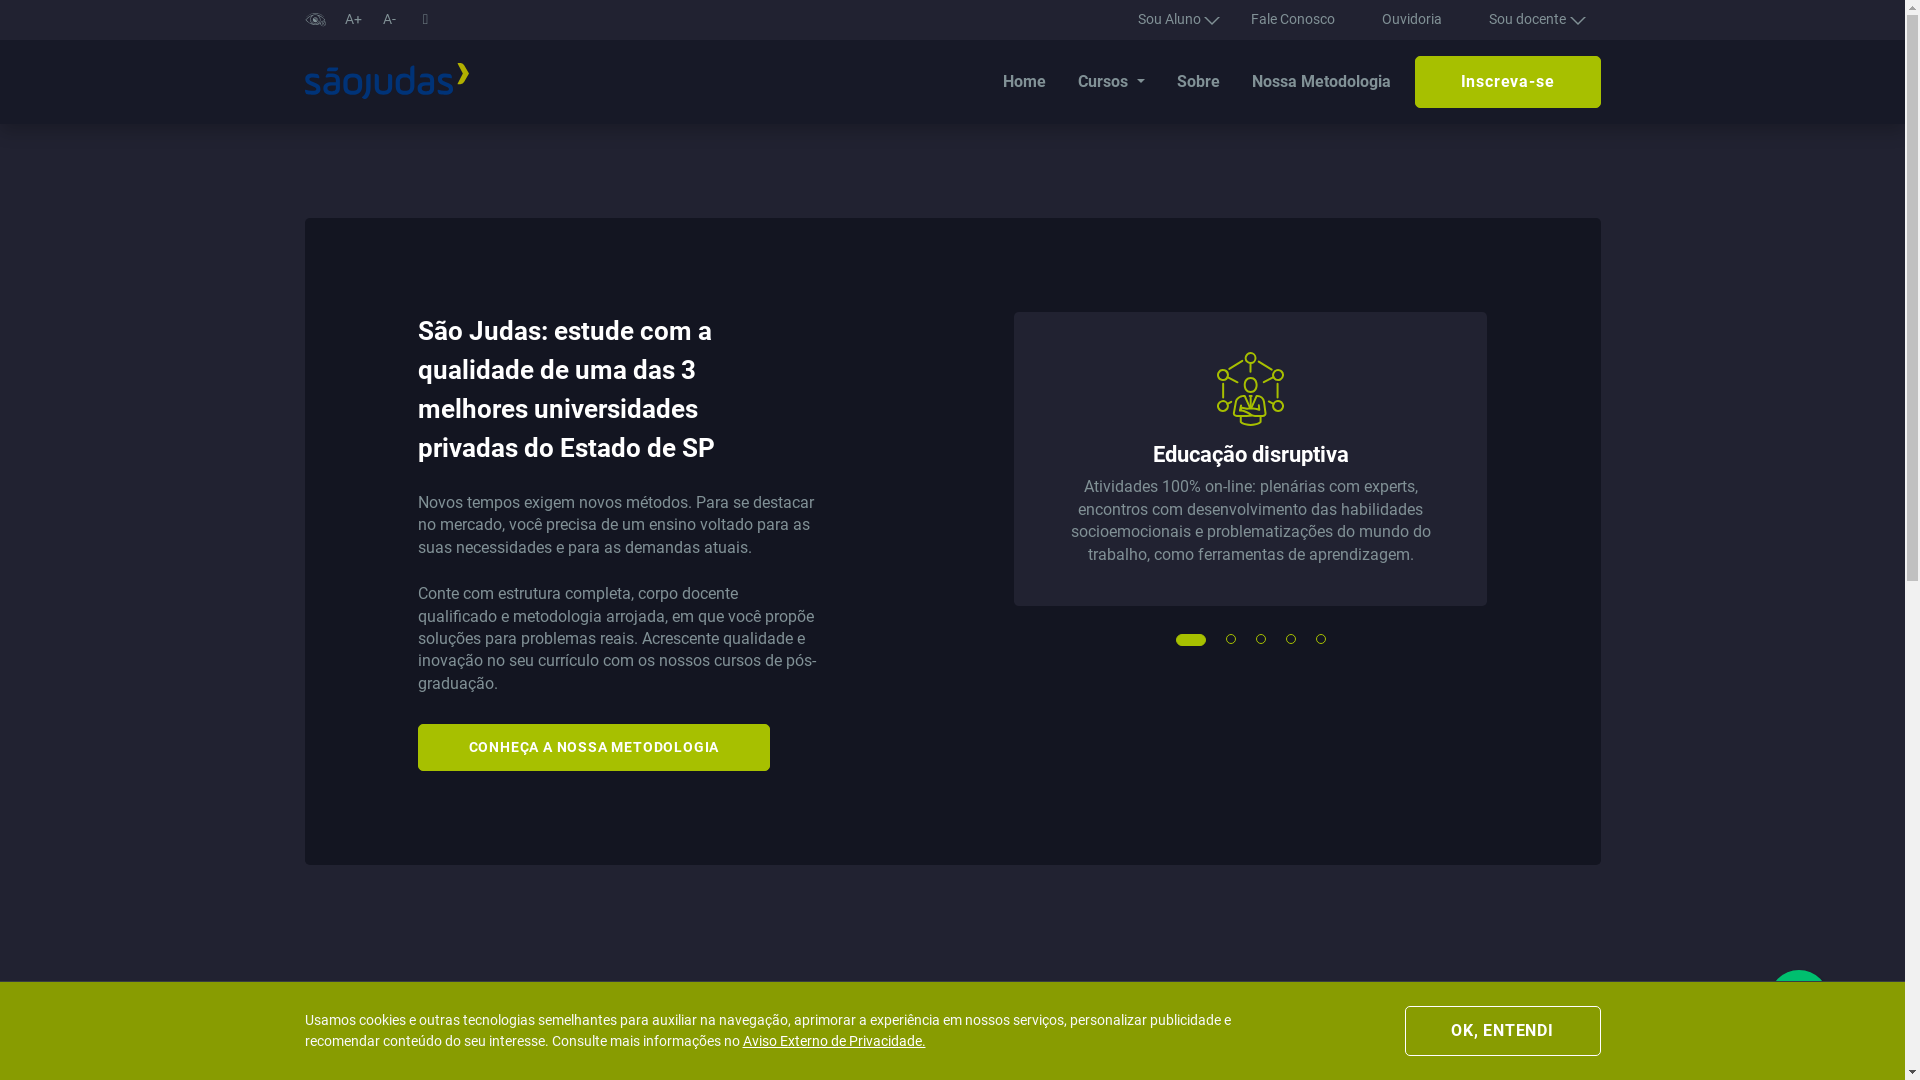 Image resolution: width=1920 pixels, height=1080 pixels. What do you see at coordinates (1261, 640) in the screenshot?
I see `'3'` at bounding box center [1261, 640].